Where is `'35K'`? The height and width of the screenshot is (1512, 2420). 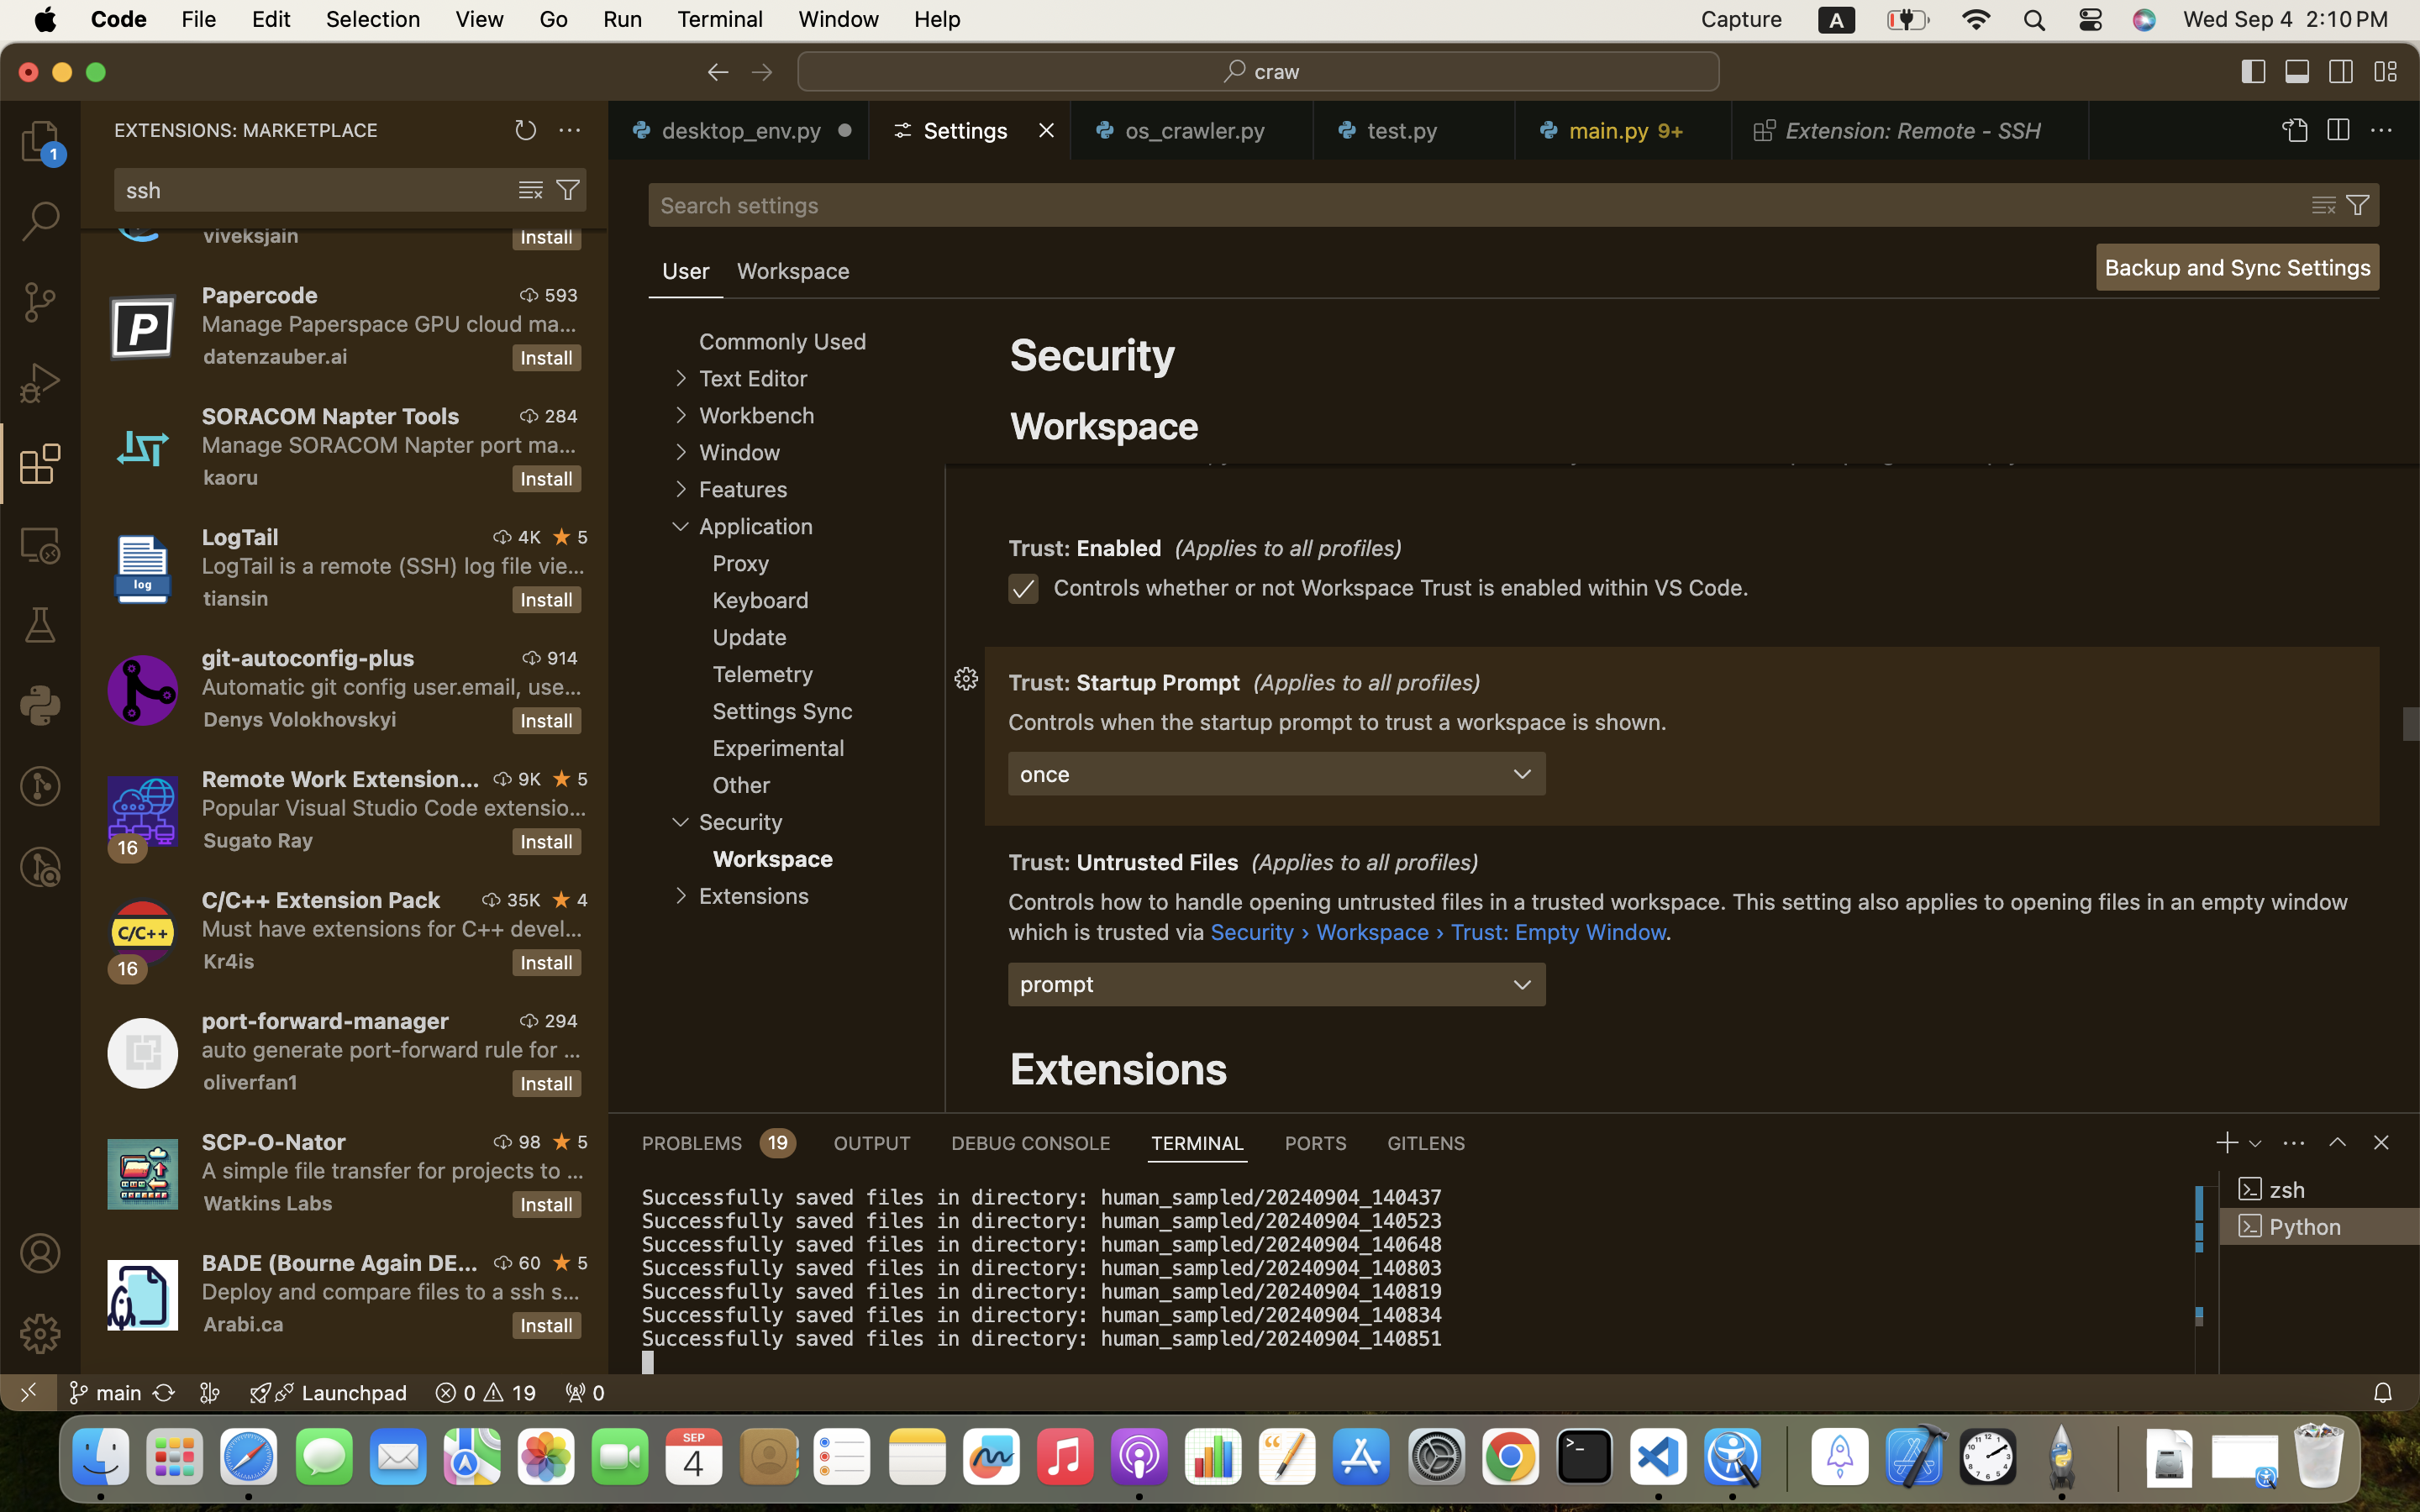
'35K' is located at coordinates (523, 900).